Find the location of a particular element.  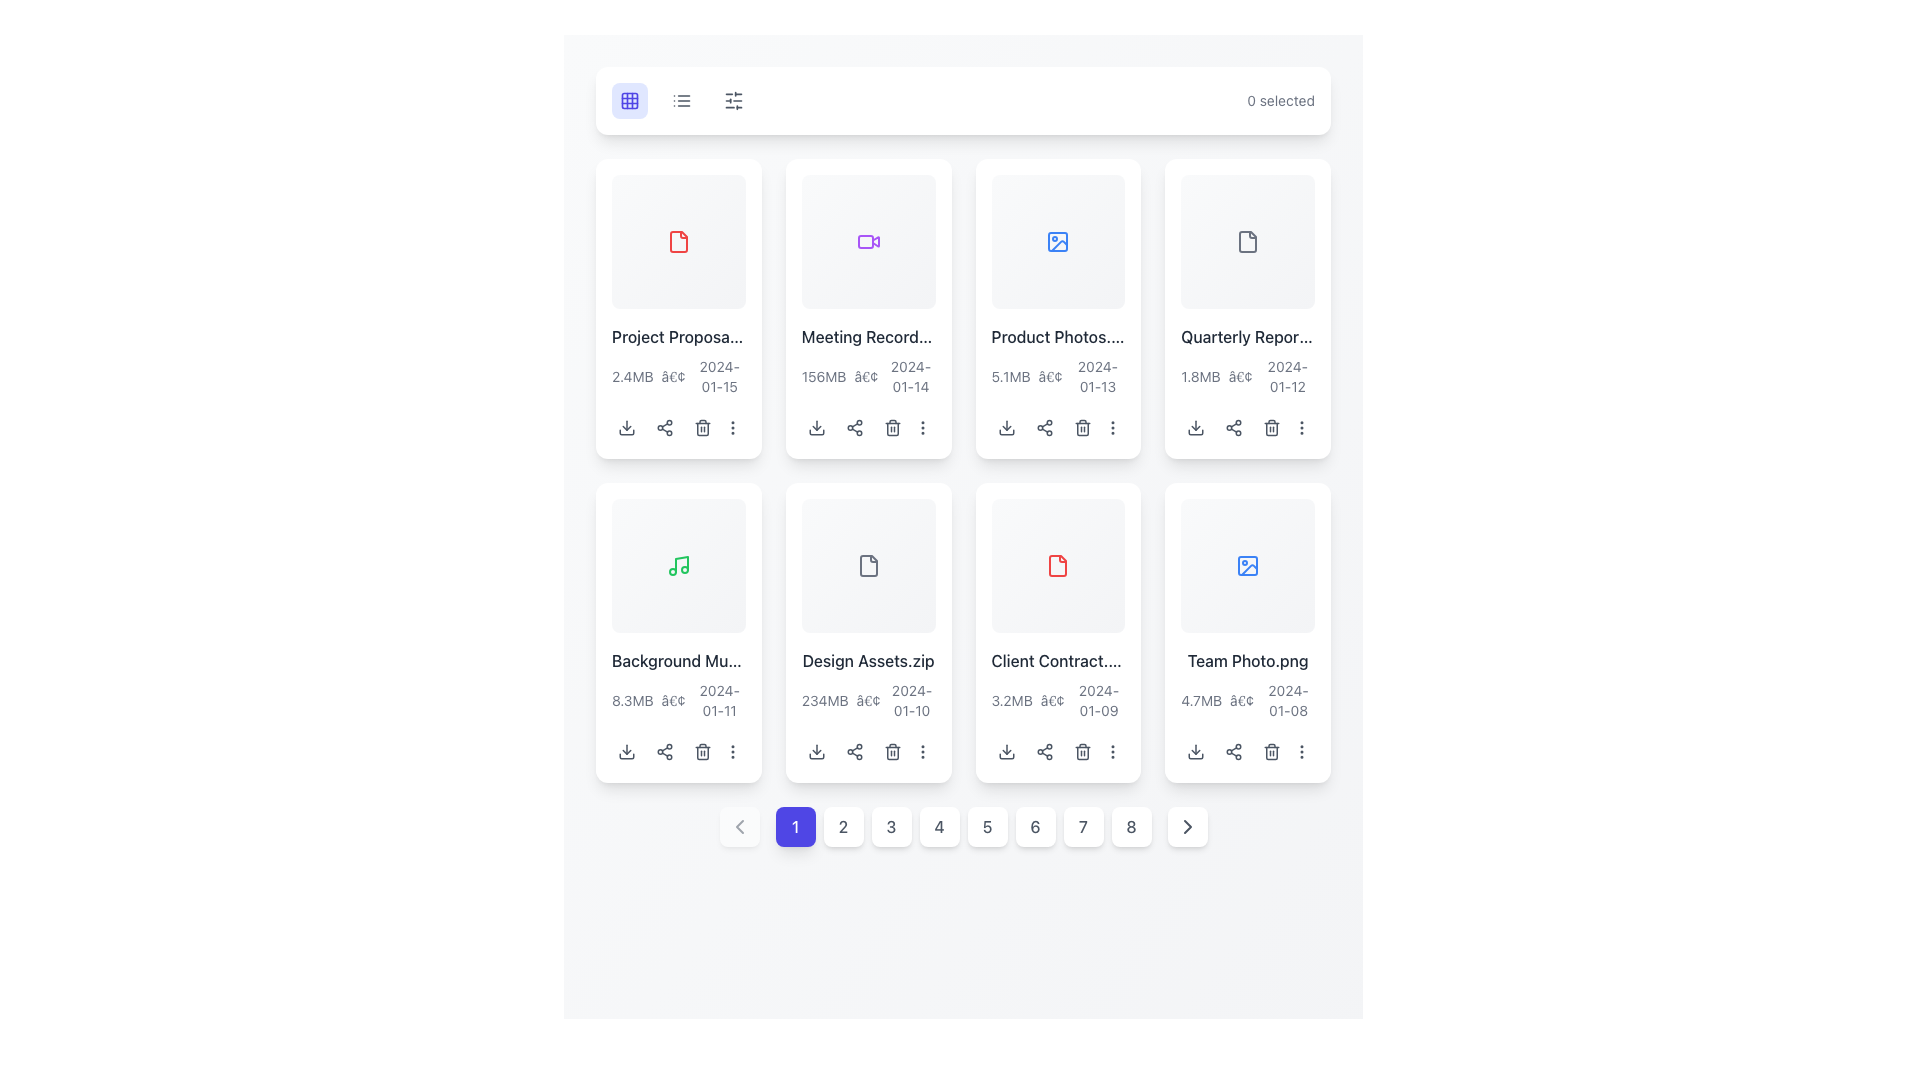

the Text Label displaying '8.3MB', which indicates the file size of 'Background Music' in the grid layout is located at coordinates (631, 699).